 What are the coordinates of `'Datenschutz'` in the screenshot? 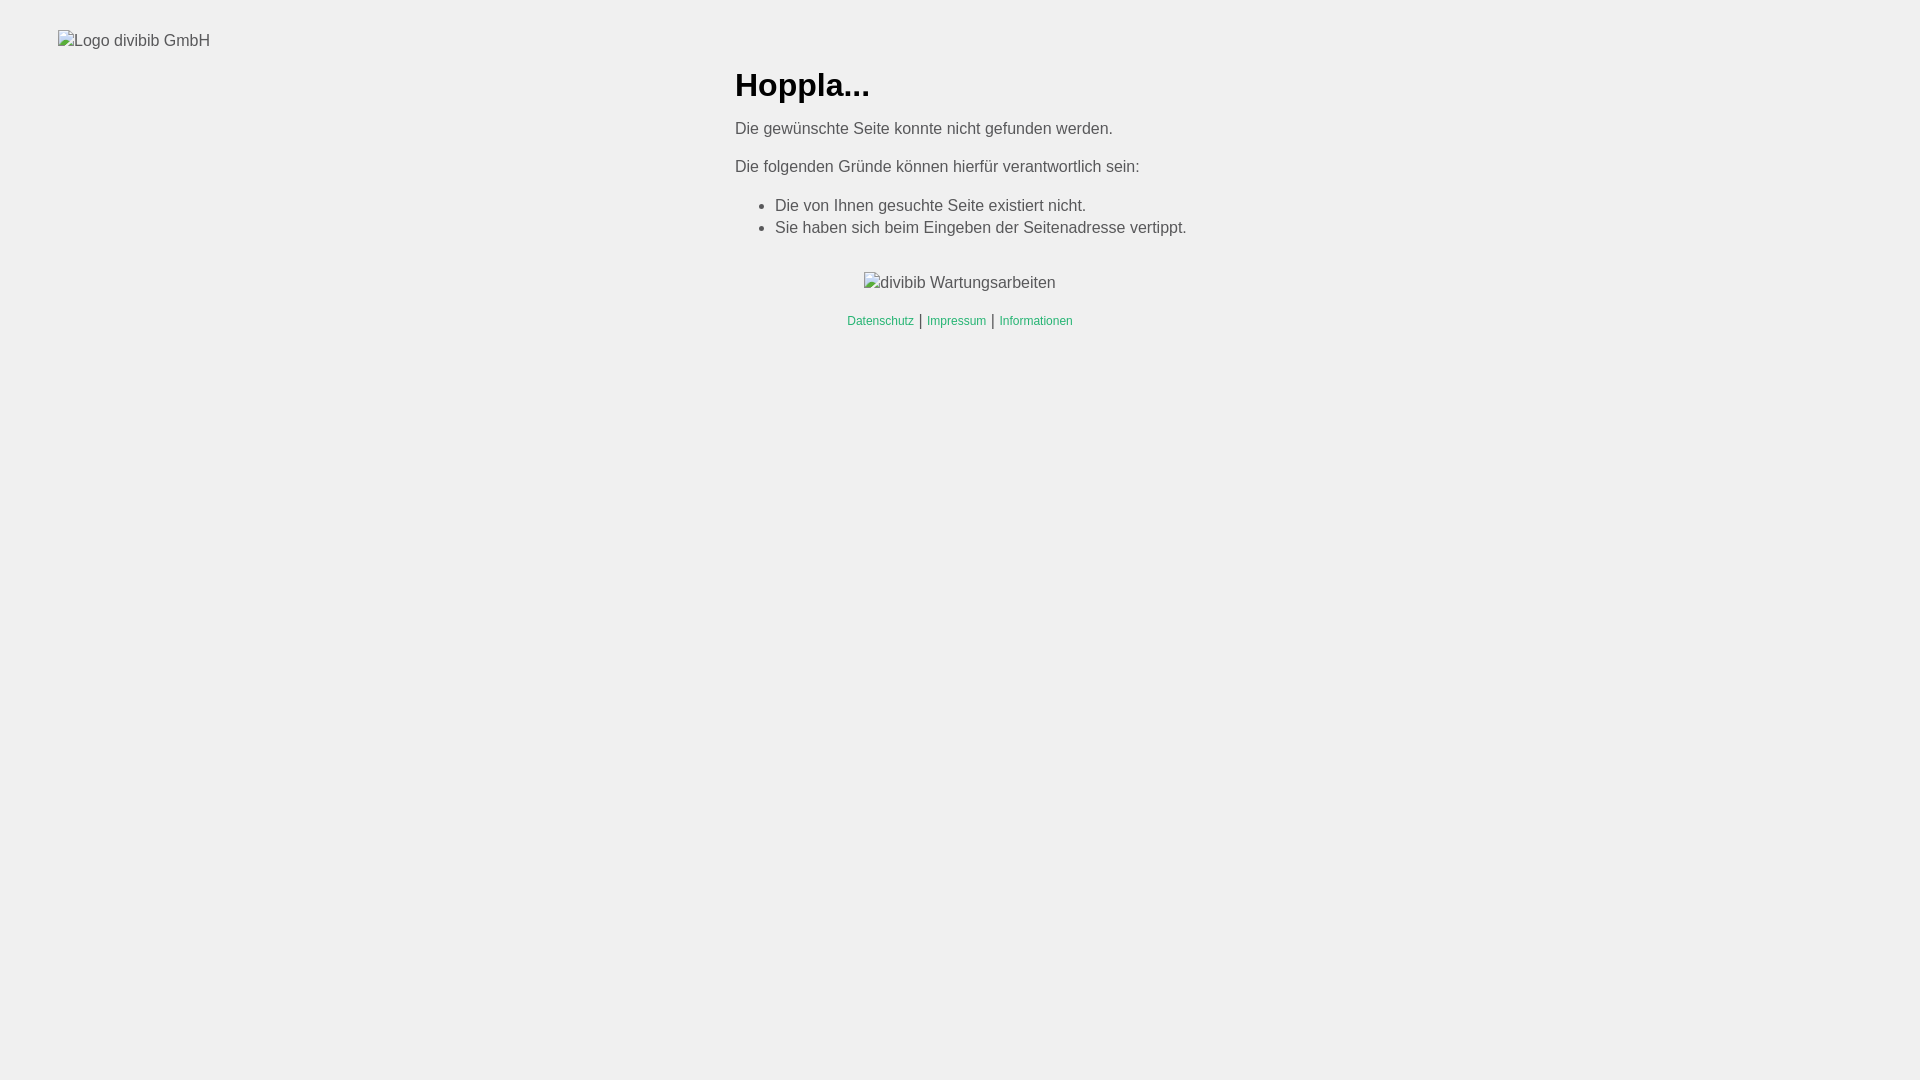 It's located at (880, 320).